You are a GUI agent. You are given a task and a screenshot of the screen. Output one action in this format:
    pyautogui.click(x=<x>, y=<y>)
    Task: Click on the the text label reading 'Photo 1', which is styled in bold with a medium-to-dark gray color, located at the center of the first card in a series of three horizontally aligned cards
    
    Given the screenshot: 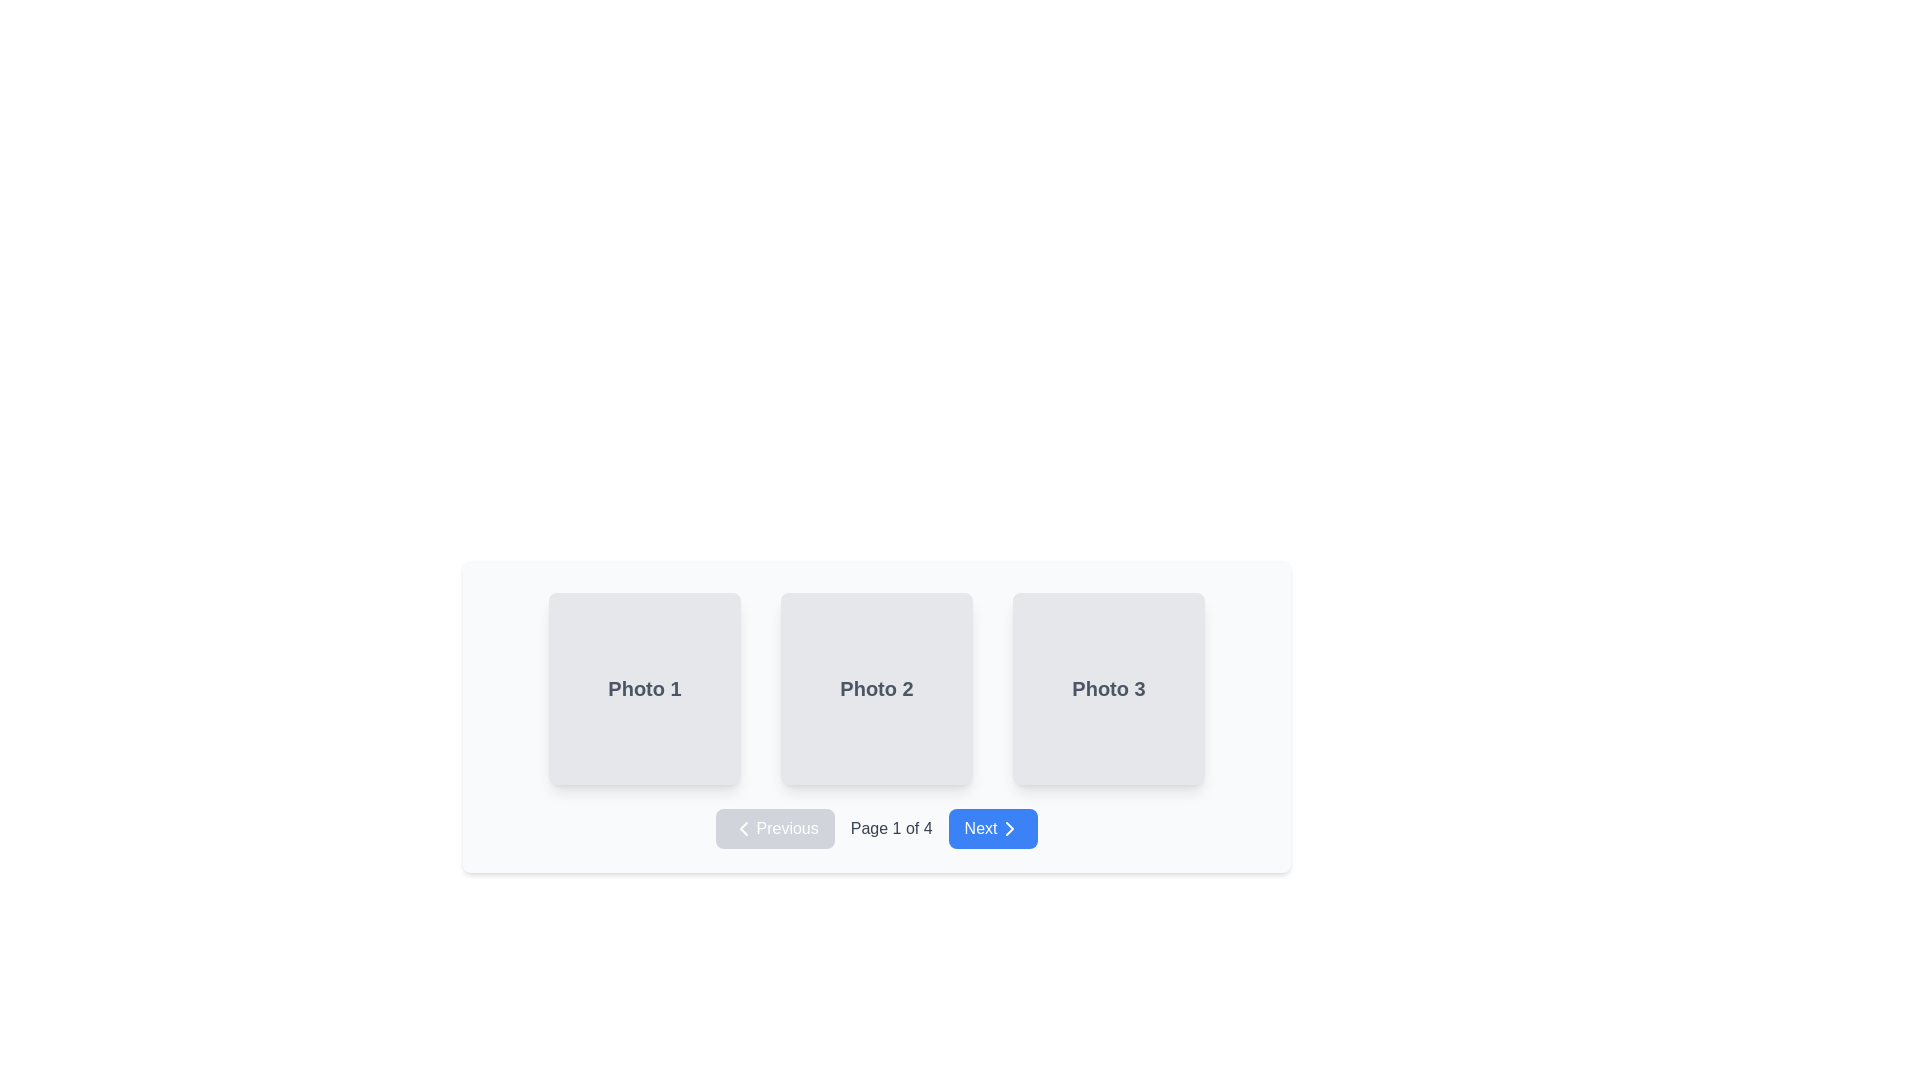 What is the action you would take?
    pyautogui.click(x=644, y=688)
    